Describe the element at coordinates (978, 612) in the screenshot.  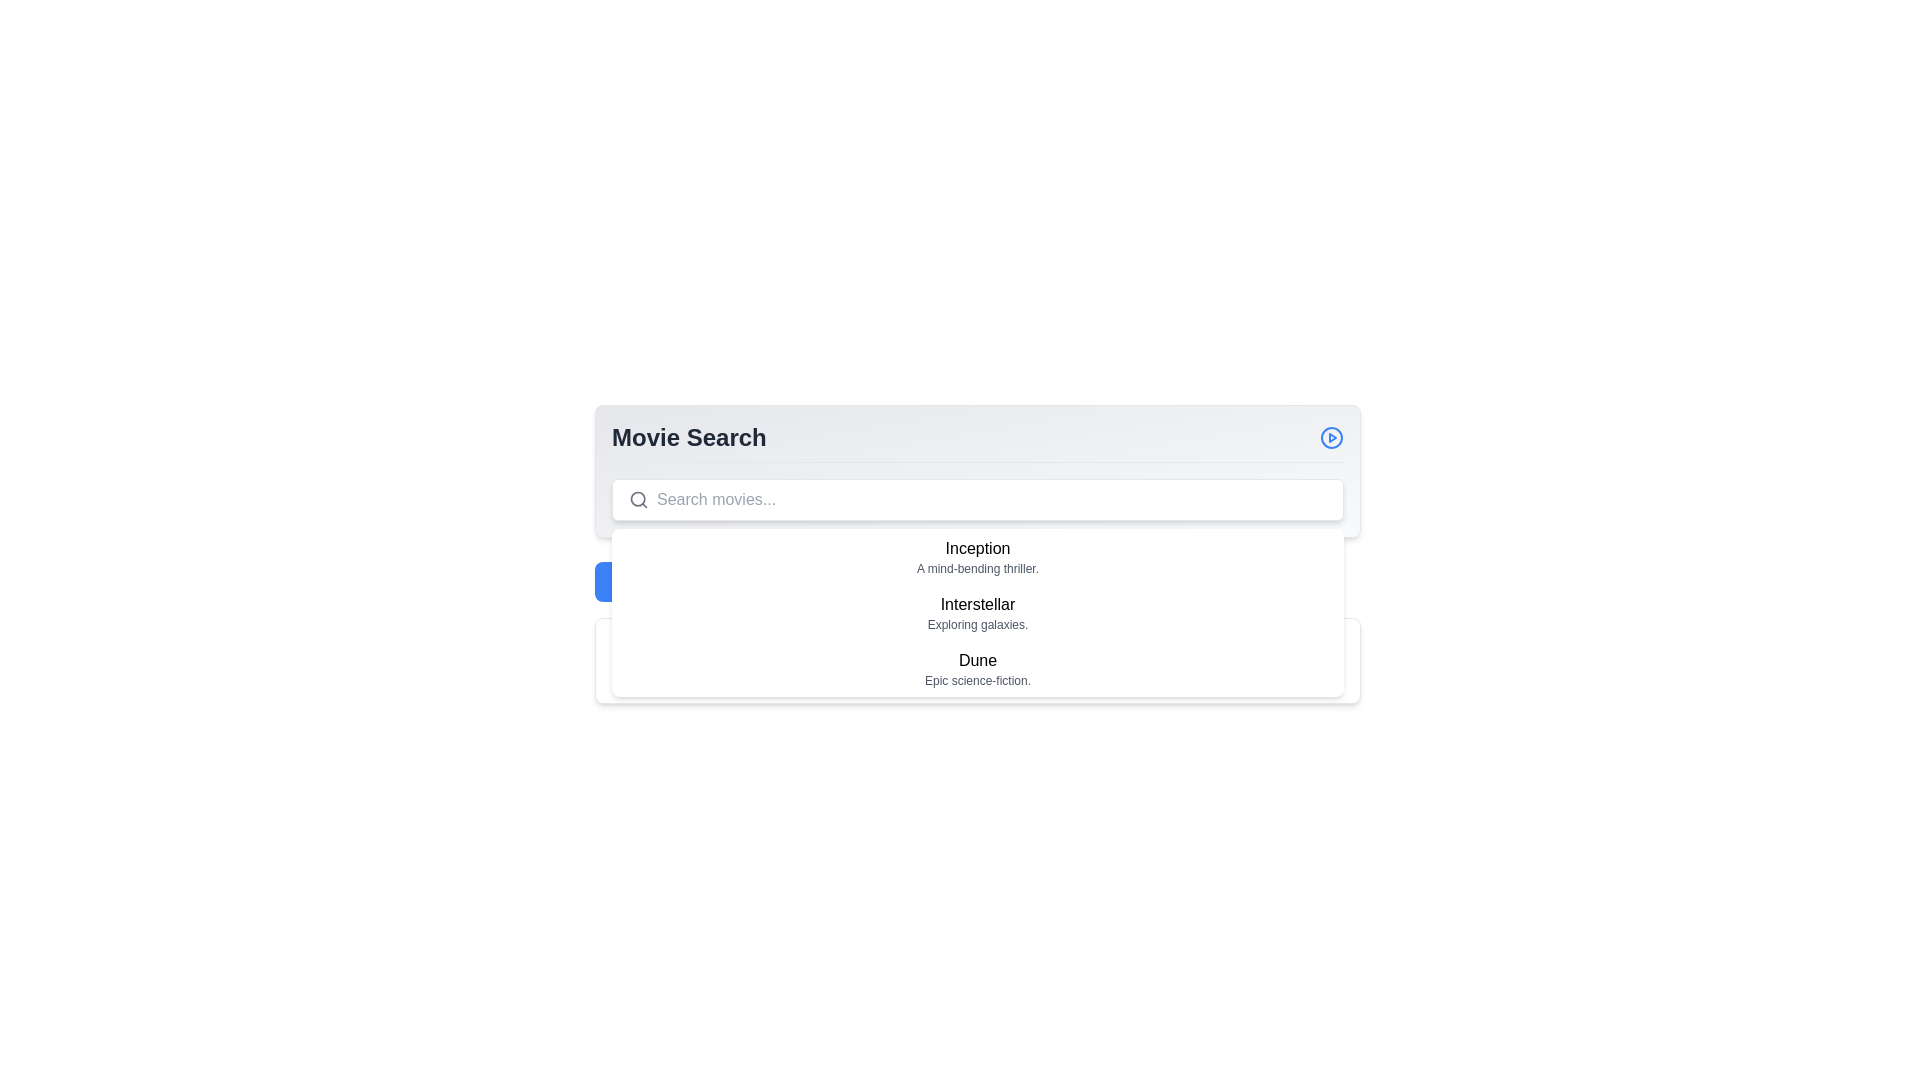
I see `the second item in the dropdown list titled 'Interstellar' with the subtitle 'Exploring galaxies.'` at that location.